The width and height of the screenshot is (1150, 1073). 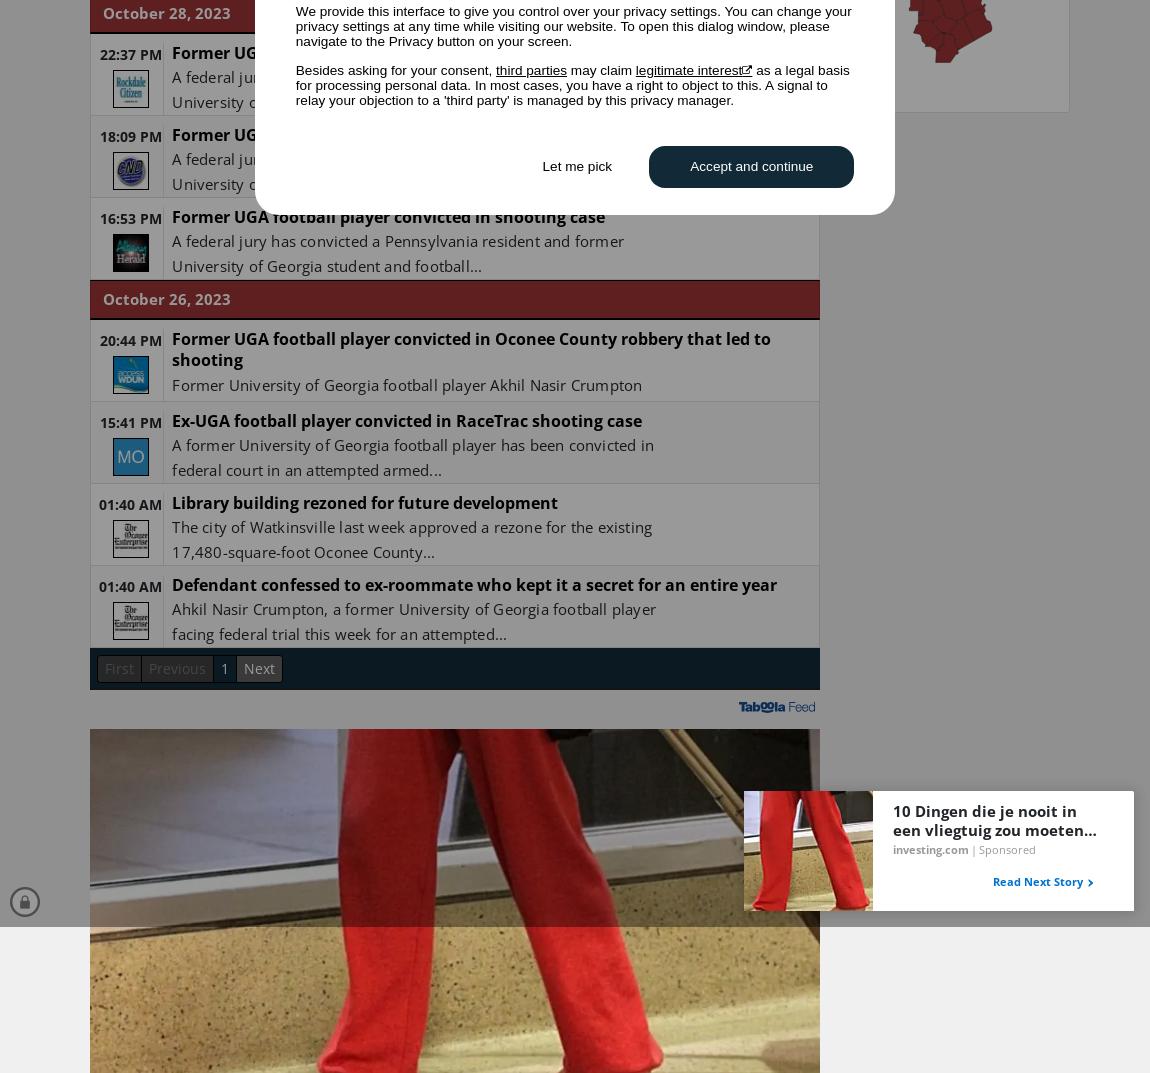 I want to click on '20:44 PM', so click(x=128, y=339).